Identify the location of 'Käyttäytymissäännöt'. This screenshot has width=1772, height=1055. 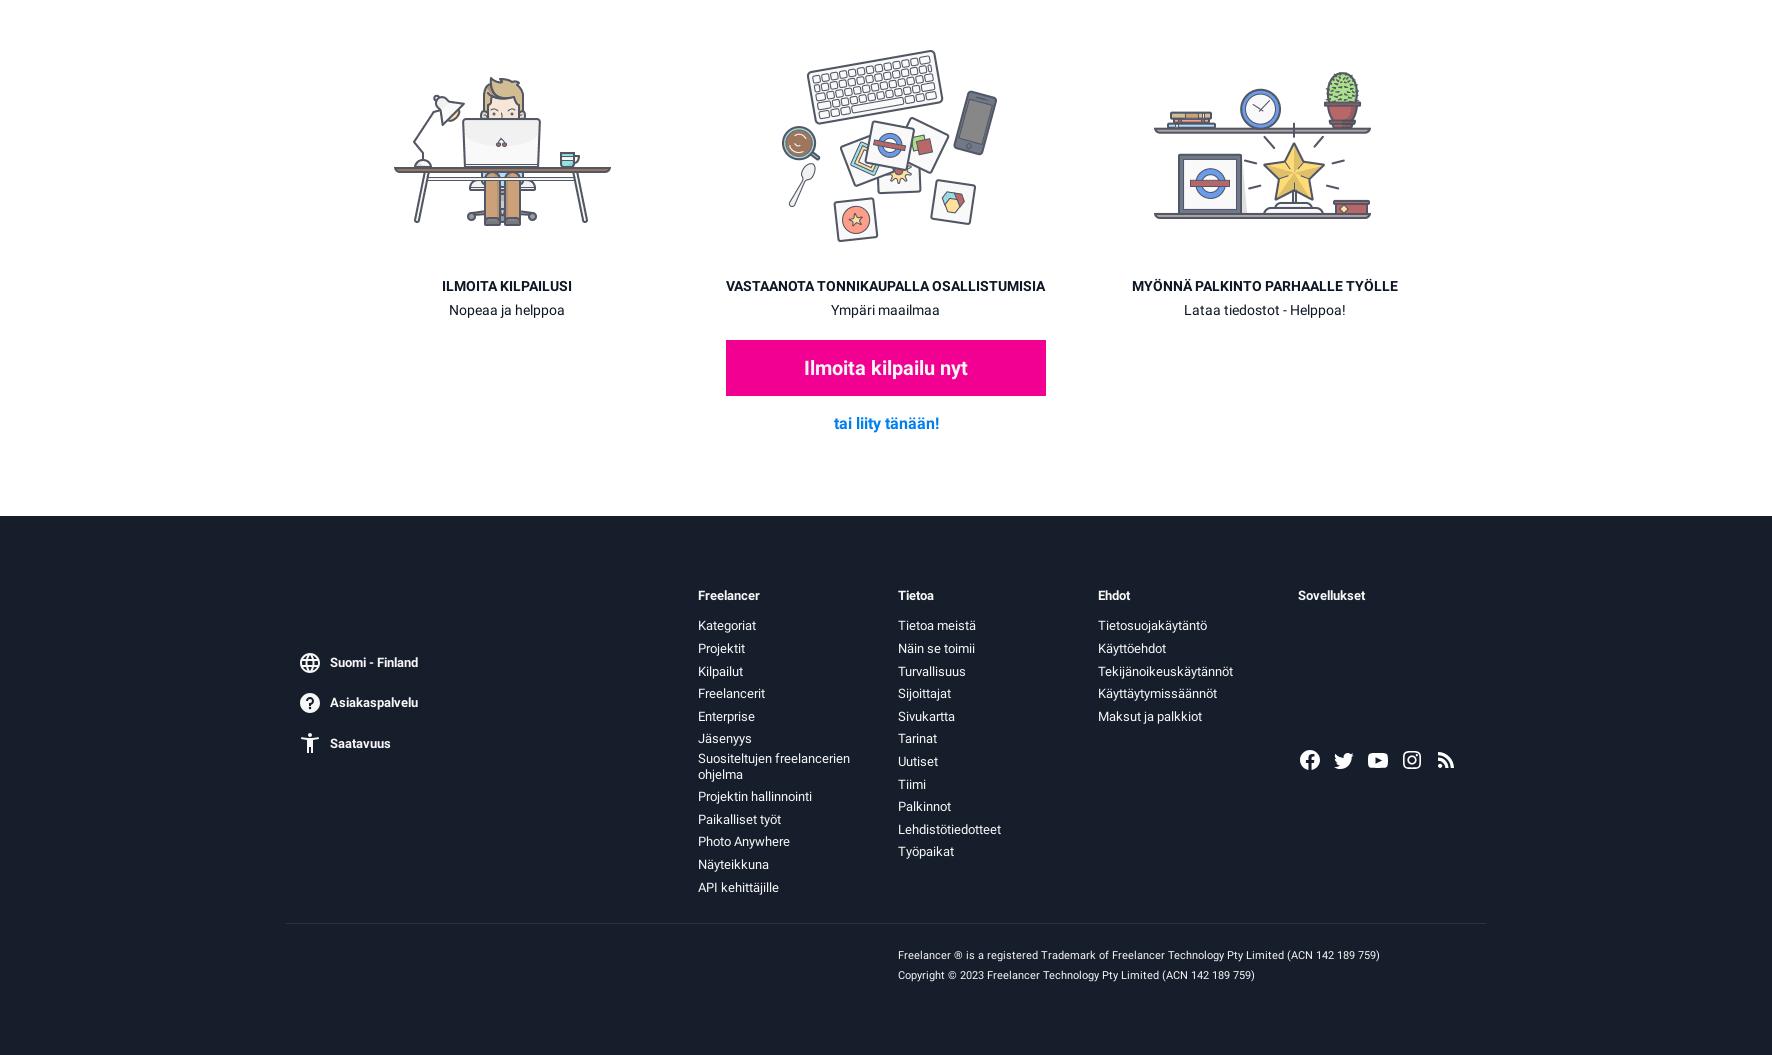
(1156, 692).